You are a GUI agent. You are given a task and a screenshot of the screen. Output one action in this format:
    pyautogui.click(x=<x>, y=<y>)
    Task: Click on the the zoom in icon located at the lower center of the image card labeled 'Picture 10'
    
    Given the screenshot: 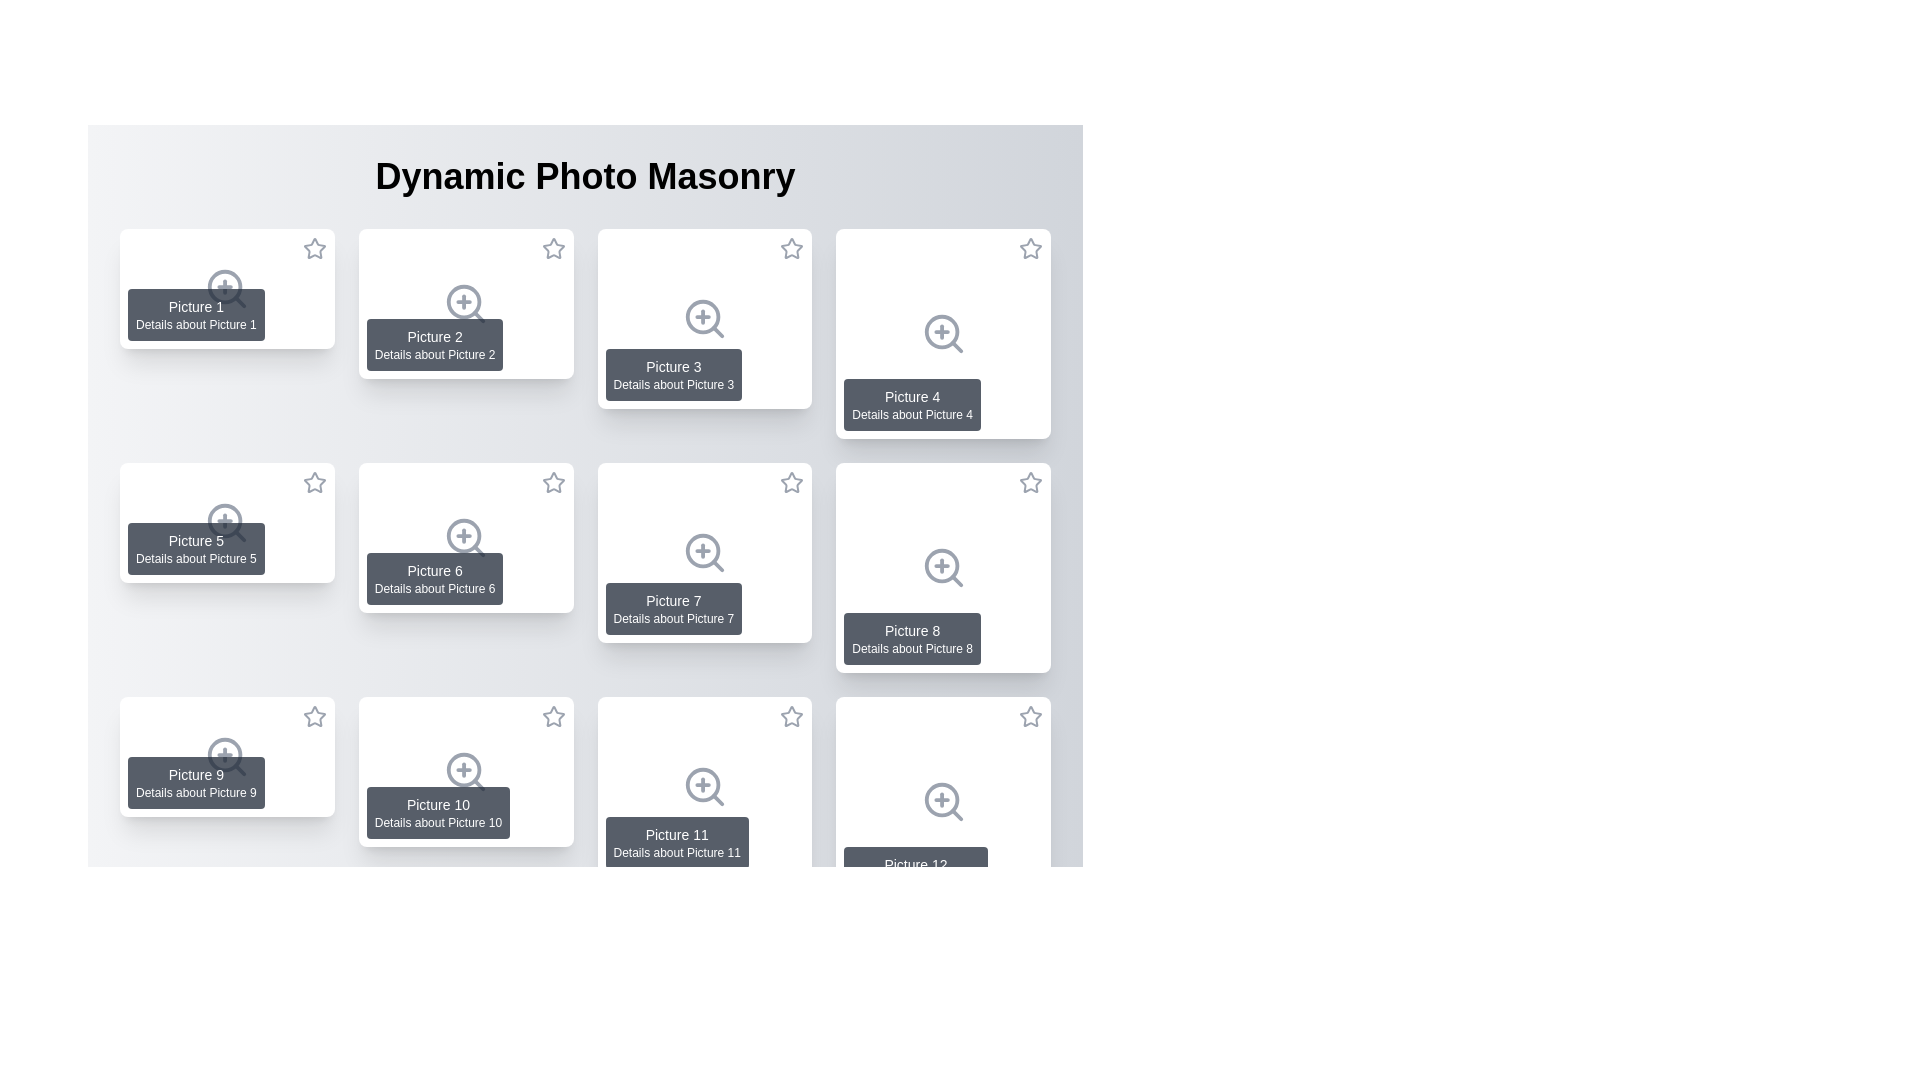 What is the action you would take?
    pyautogui.click(x=463, y=769)
    